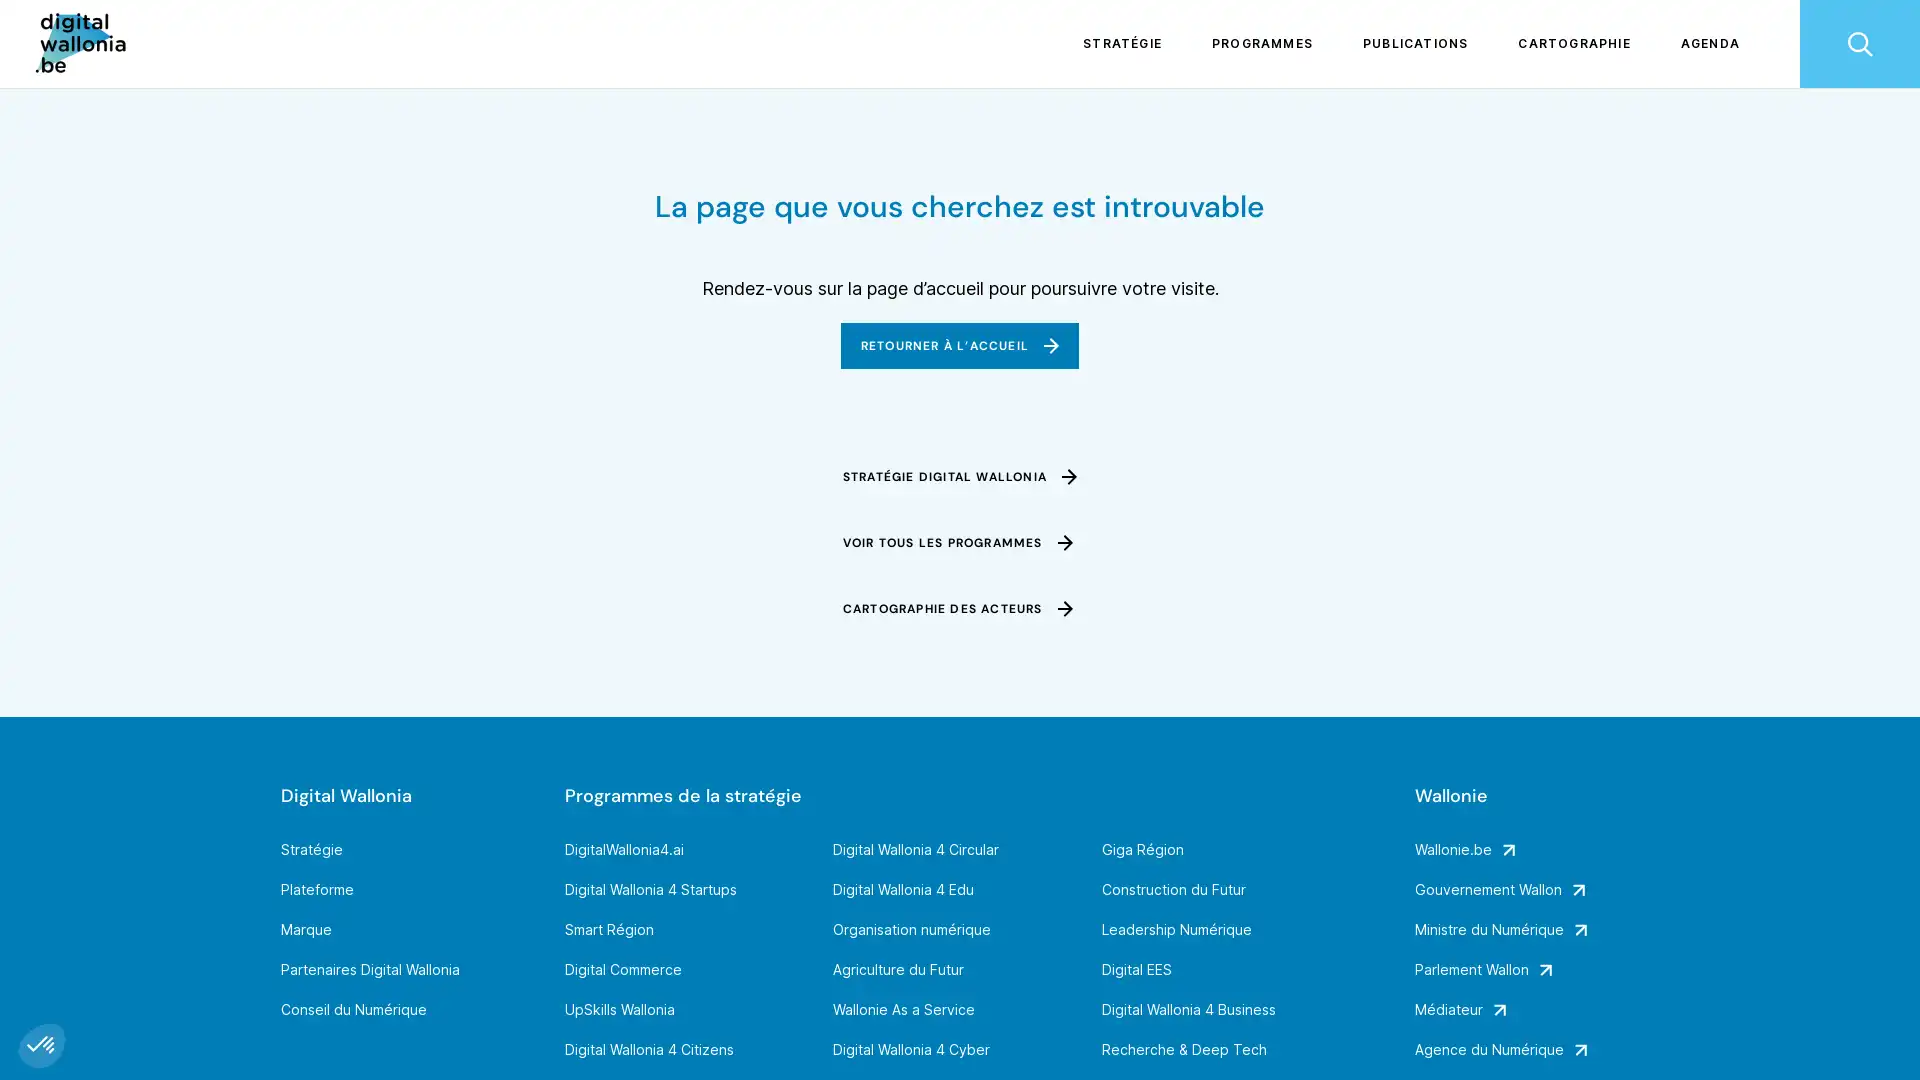 This screenshot has width=1920, height=1080. What do you see at coordinates (42, 1044) in the screenshot?
I see `Fermer` at bounding box center [42, 1044].